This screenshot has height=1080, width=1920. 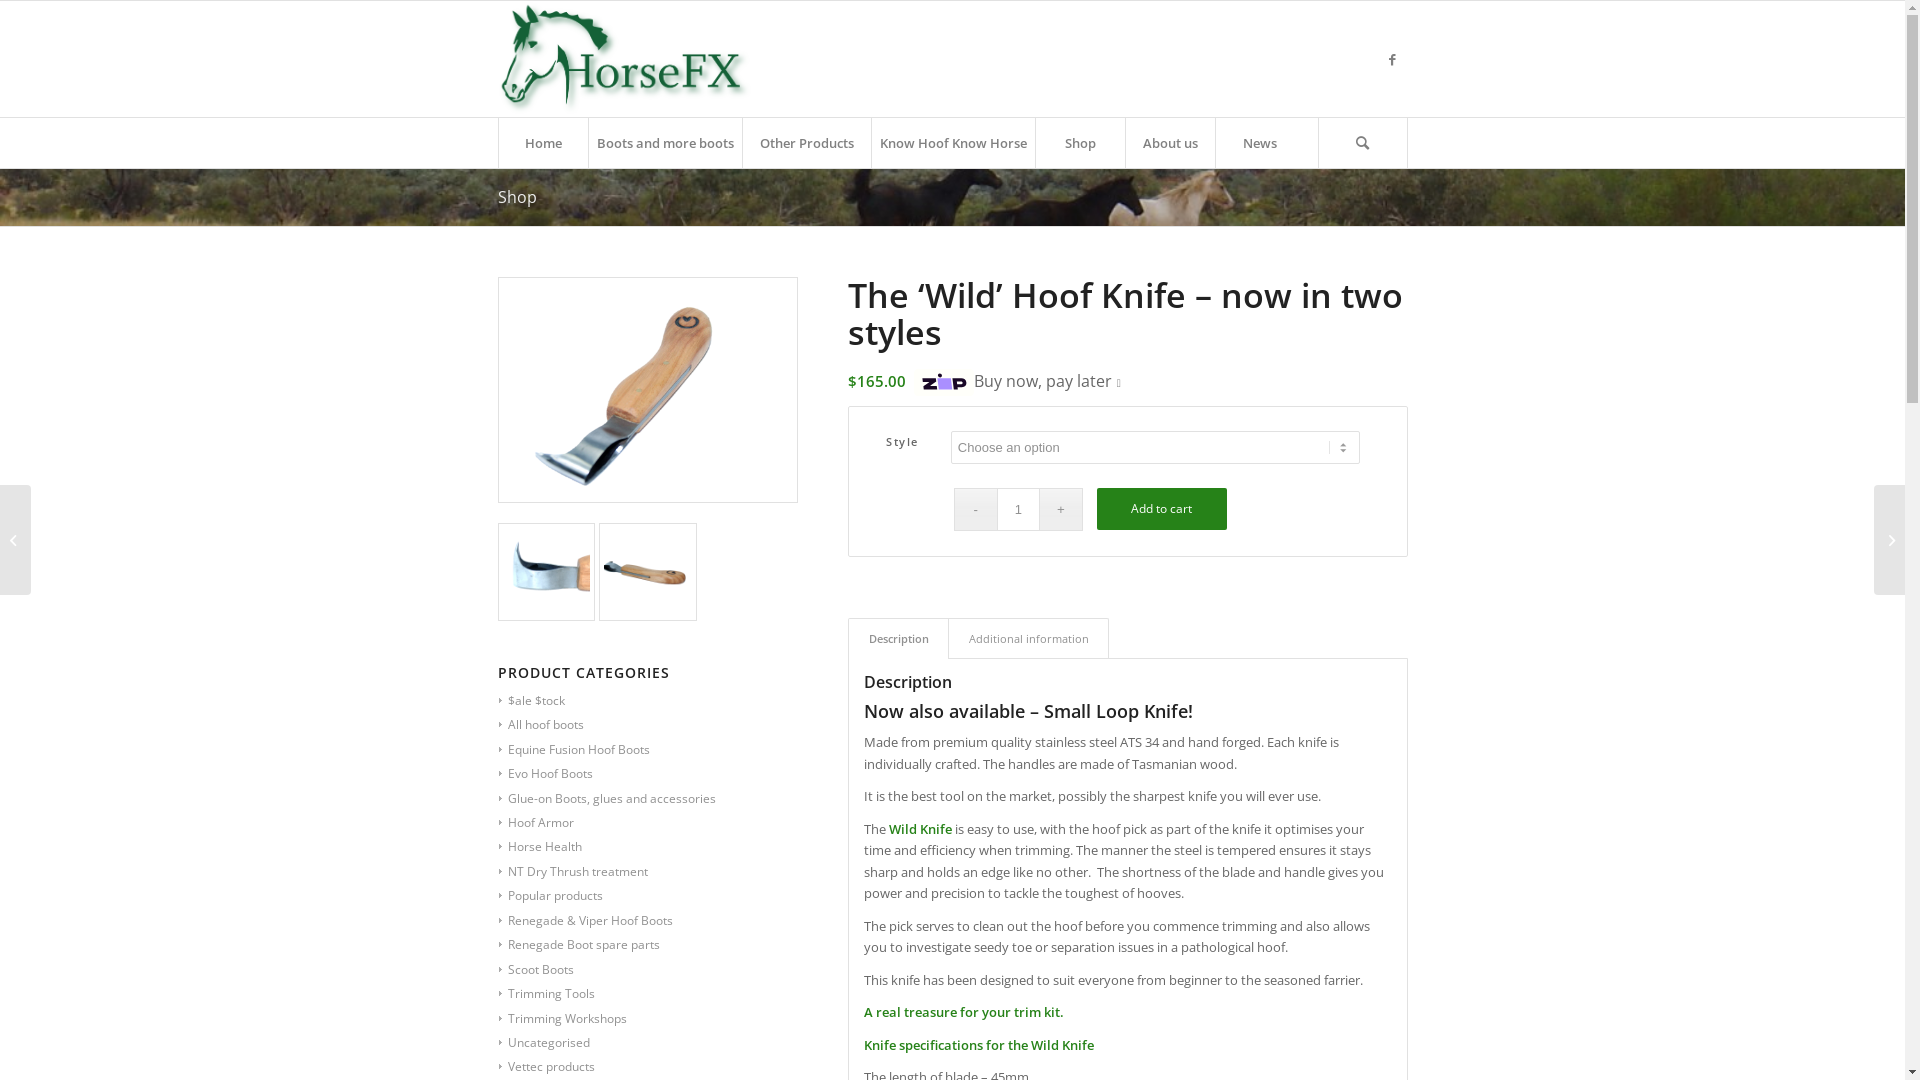 What do you see at coordinates (1257, 141) in the screenshot?
I see `'News'` at bounding box center [1257, 141].